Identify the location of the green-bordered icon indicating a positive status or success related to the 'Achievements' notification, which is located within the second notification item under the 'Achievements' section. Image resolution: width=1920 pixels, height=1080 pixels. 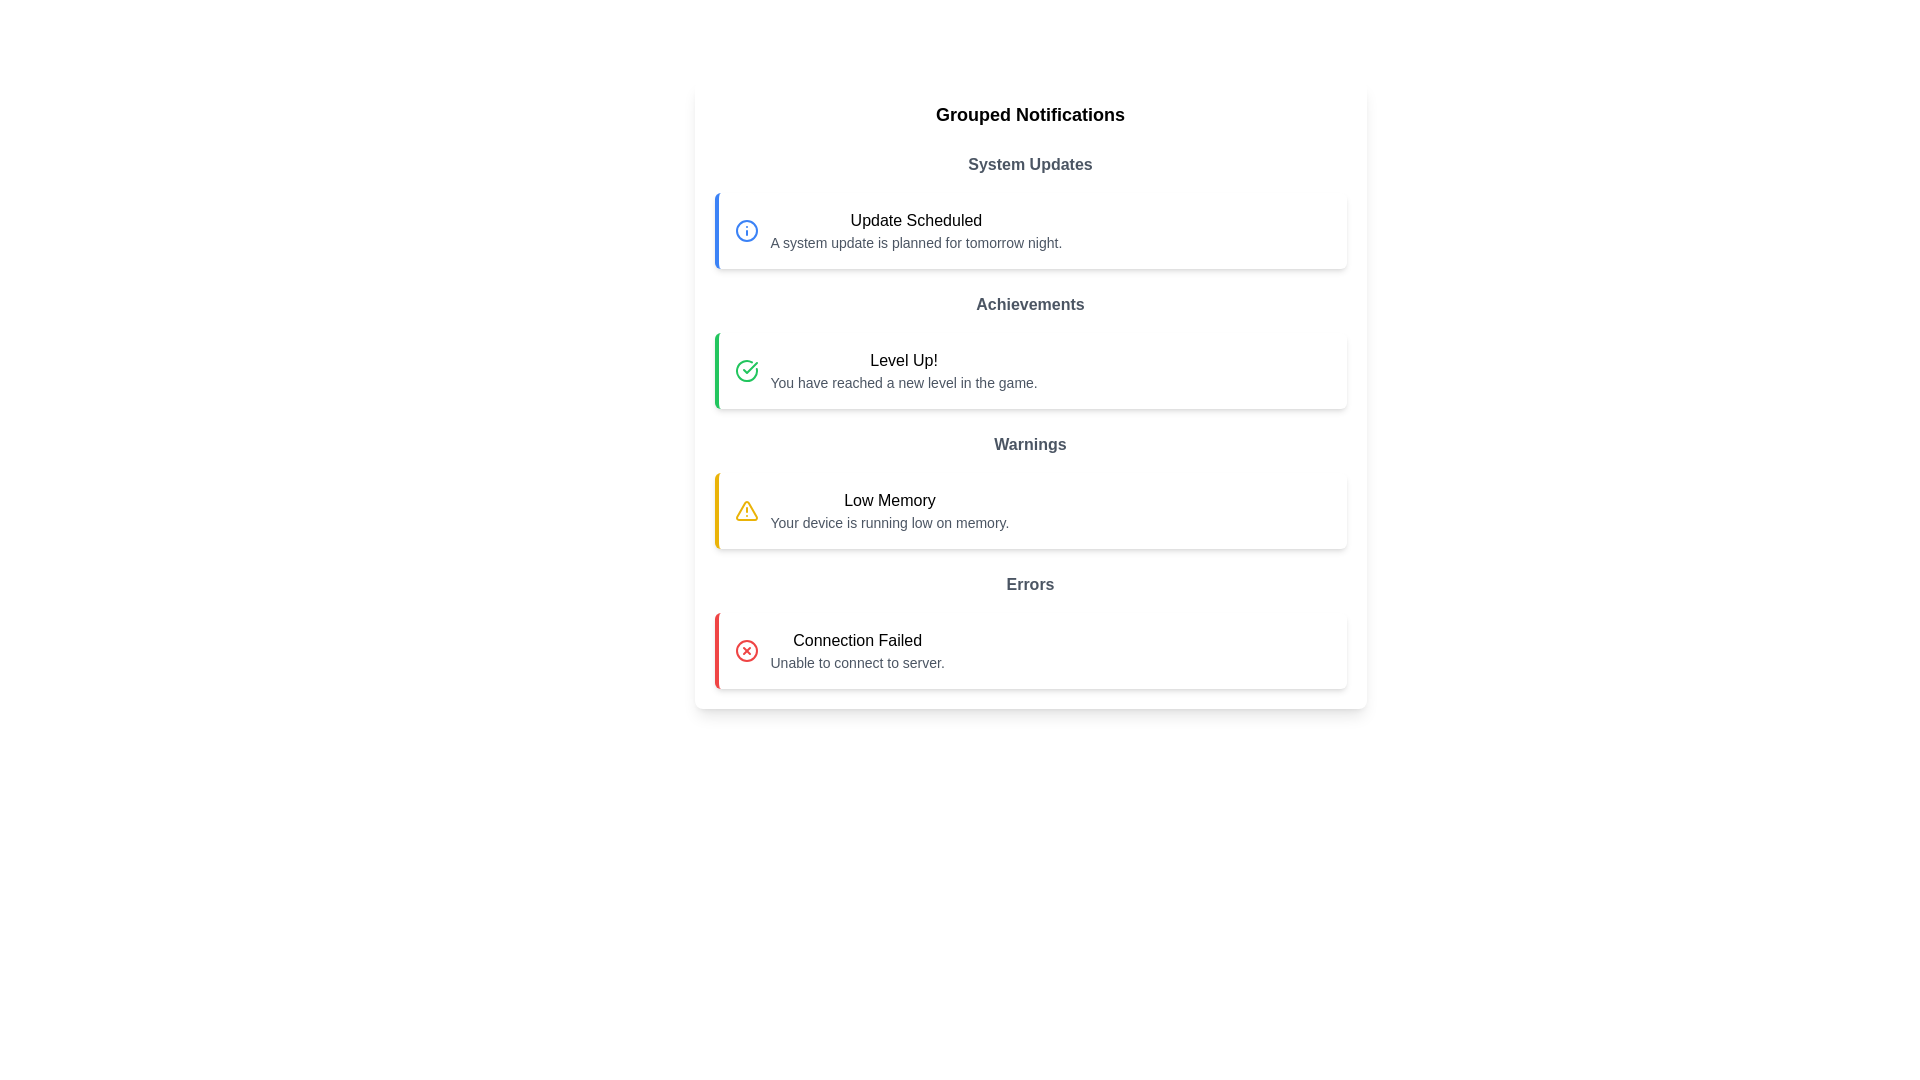
(748, 367).